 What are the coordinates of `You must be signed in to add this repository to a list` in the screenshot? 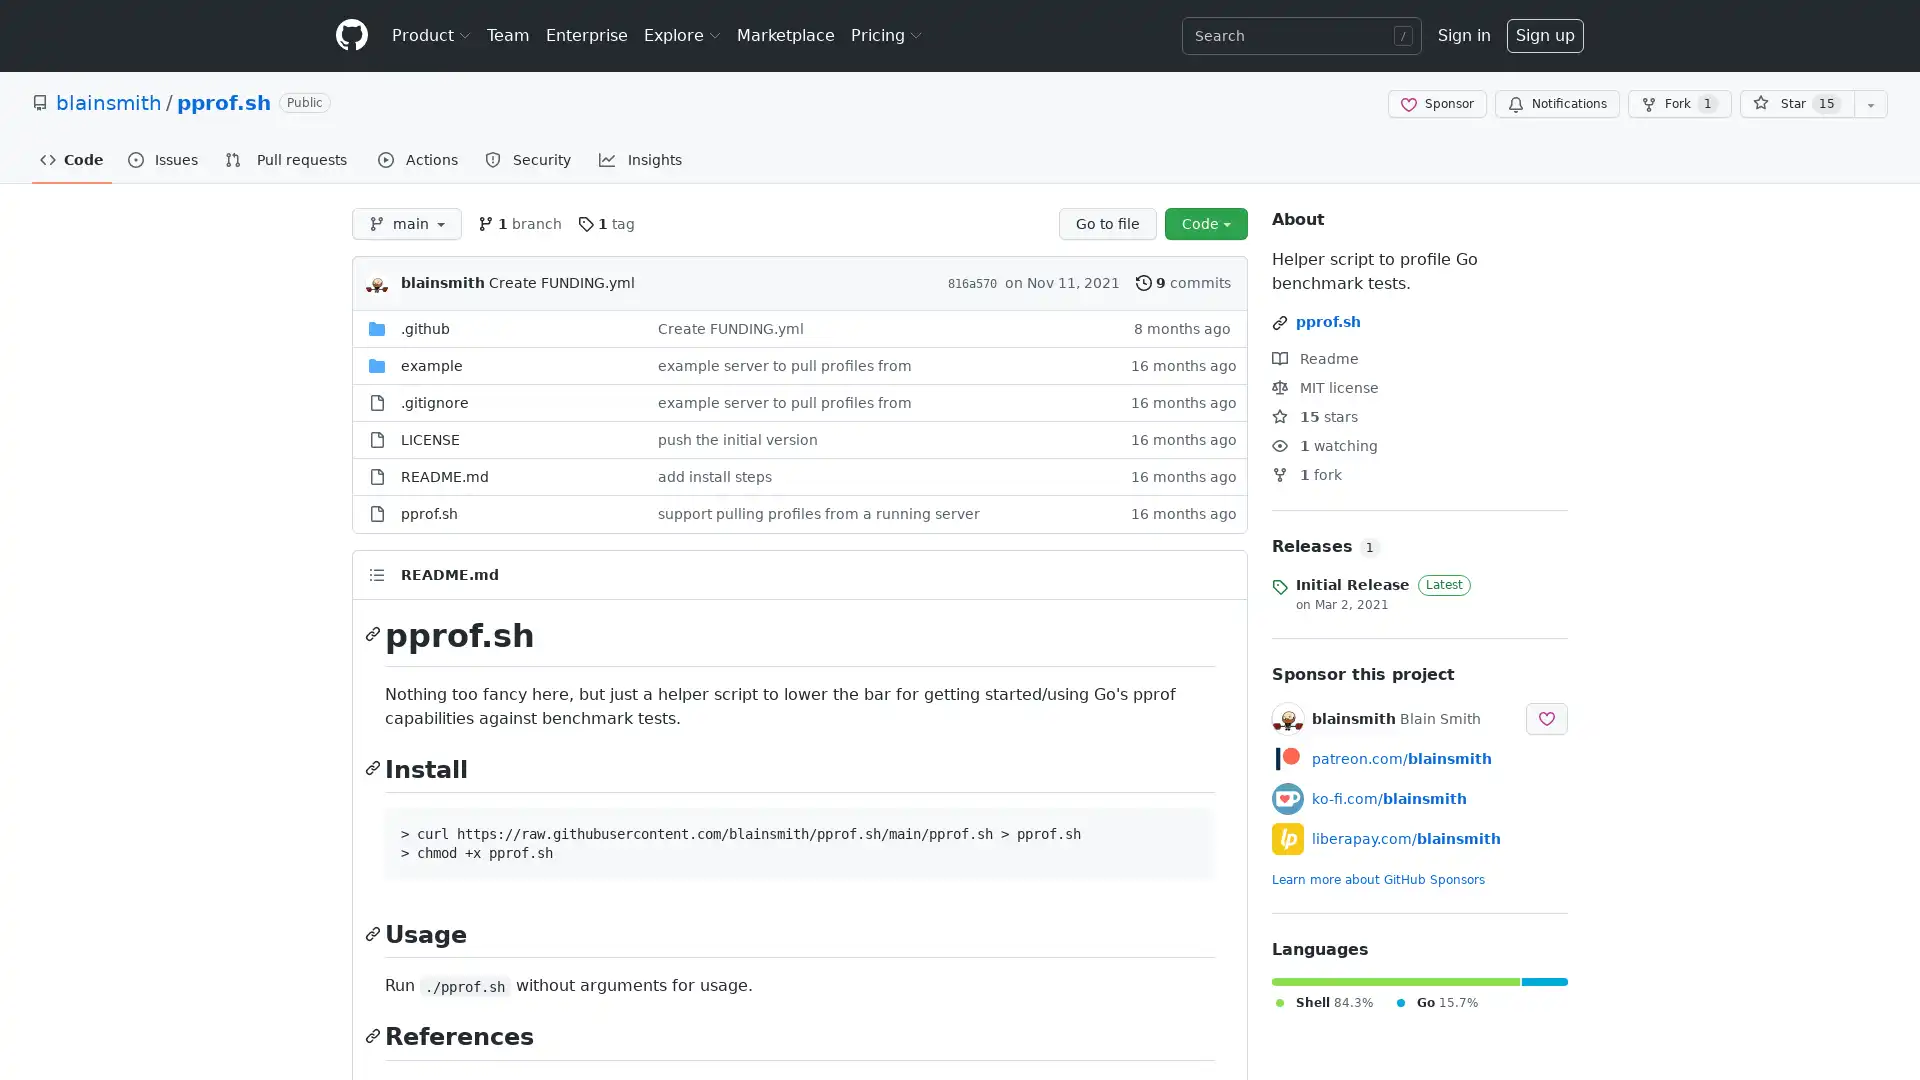 It's located at (1870, 104).